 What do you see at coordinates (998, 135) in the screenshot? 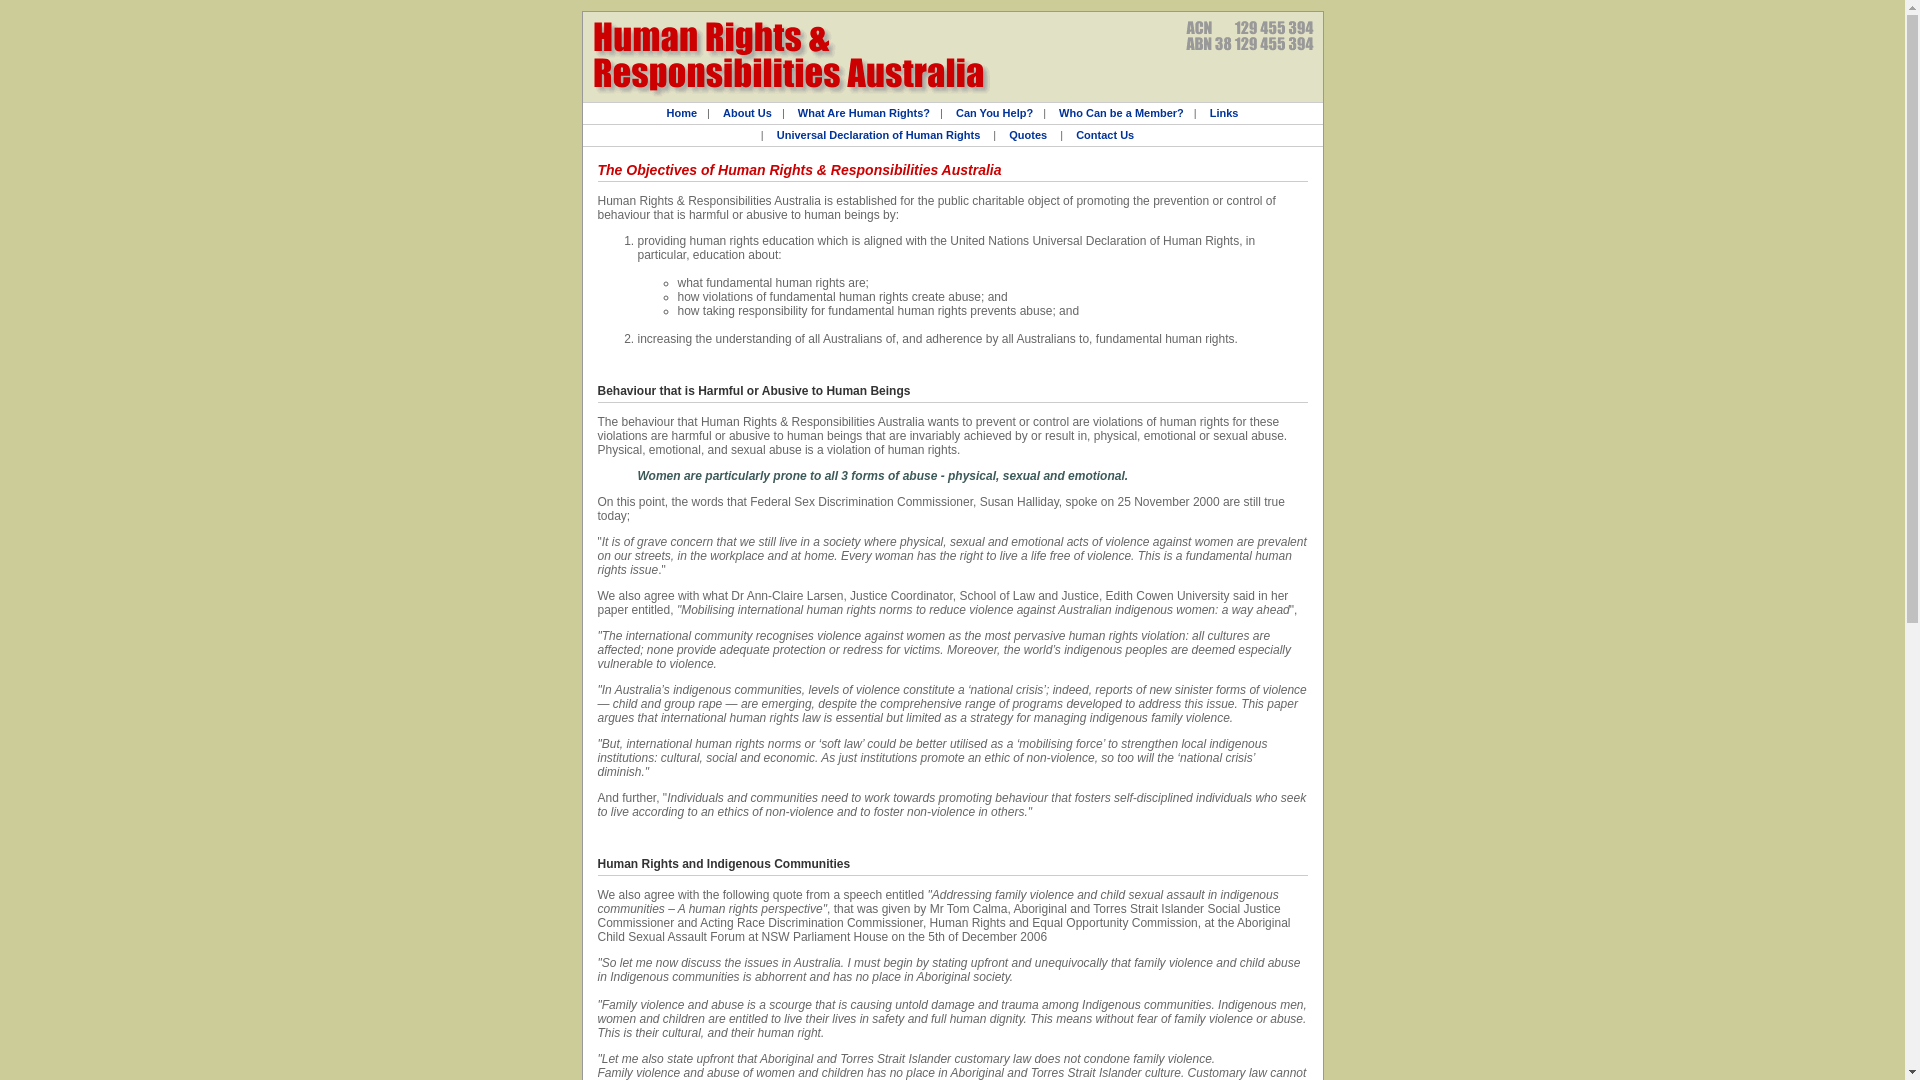
I see `'Quotes'` at bounding box center [998, 135].